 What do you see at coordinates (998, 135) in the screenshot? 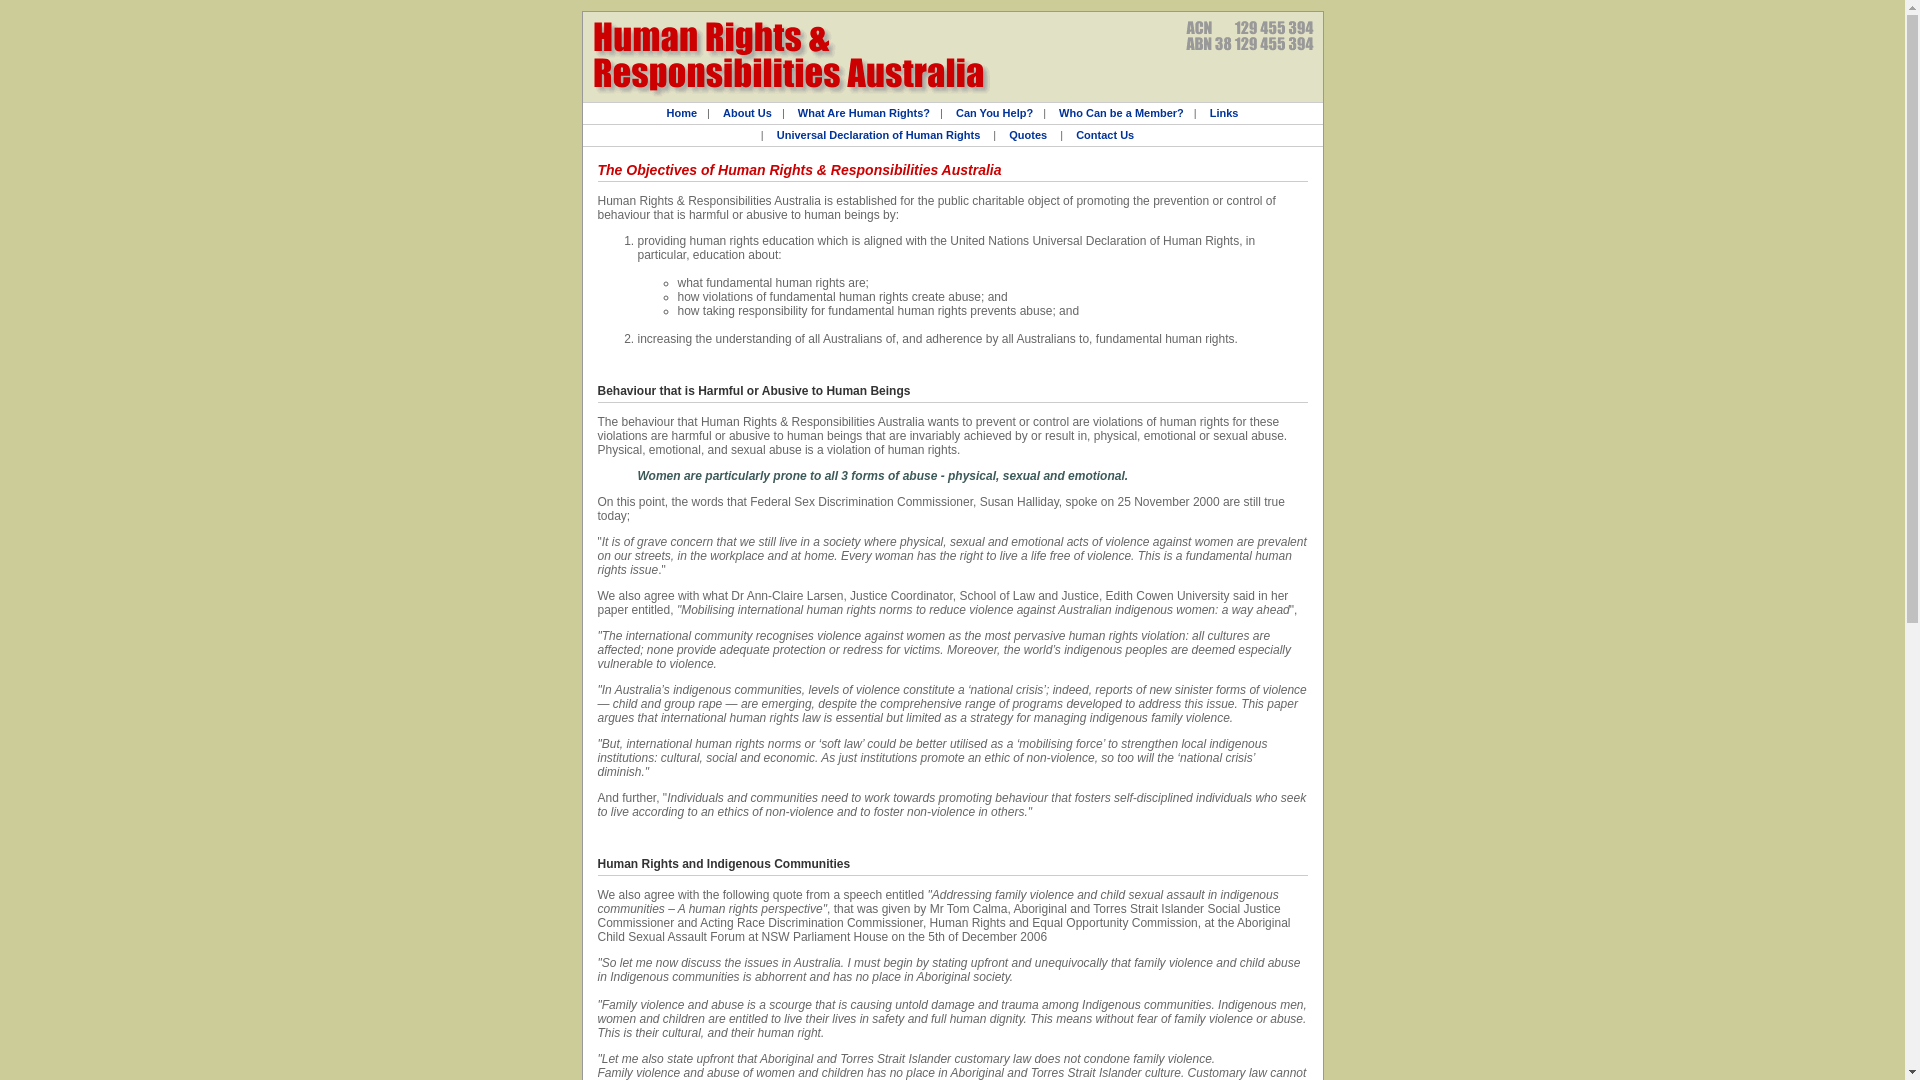
I see `'Quotes'` at bounding box center [998, 135].